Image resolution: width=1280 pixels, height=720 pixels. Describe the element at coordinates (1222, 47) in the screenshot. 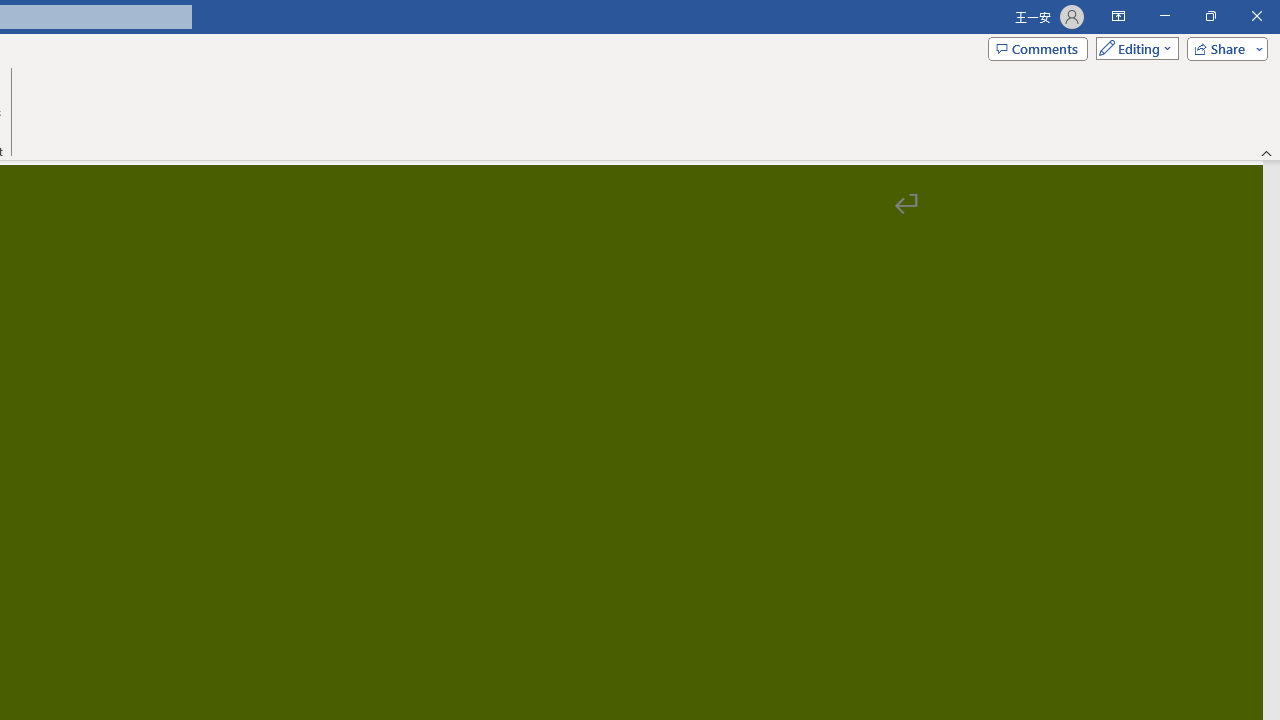

I see `'Share'` at that location.